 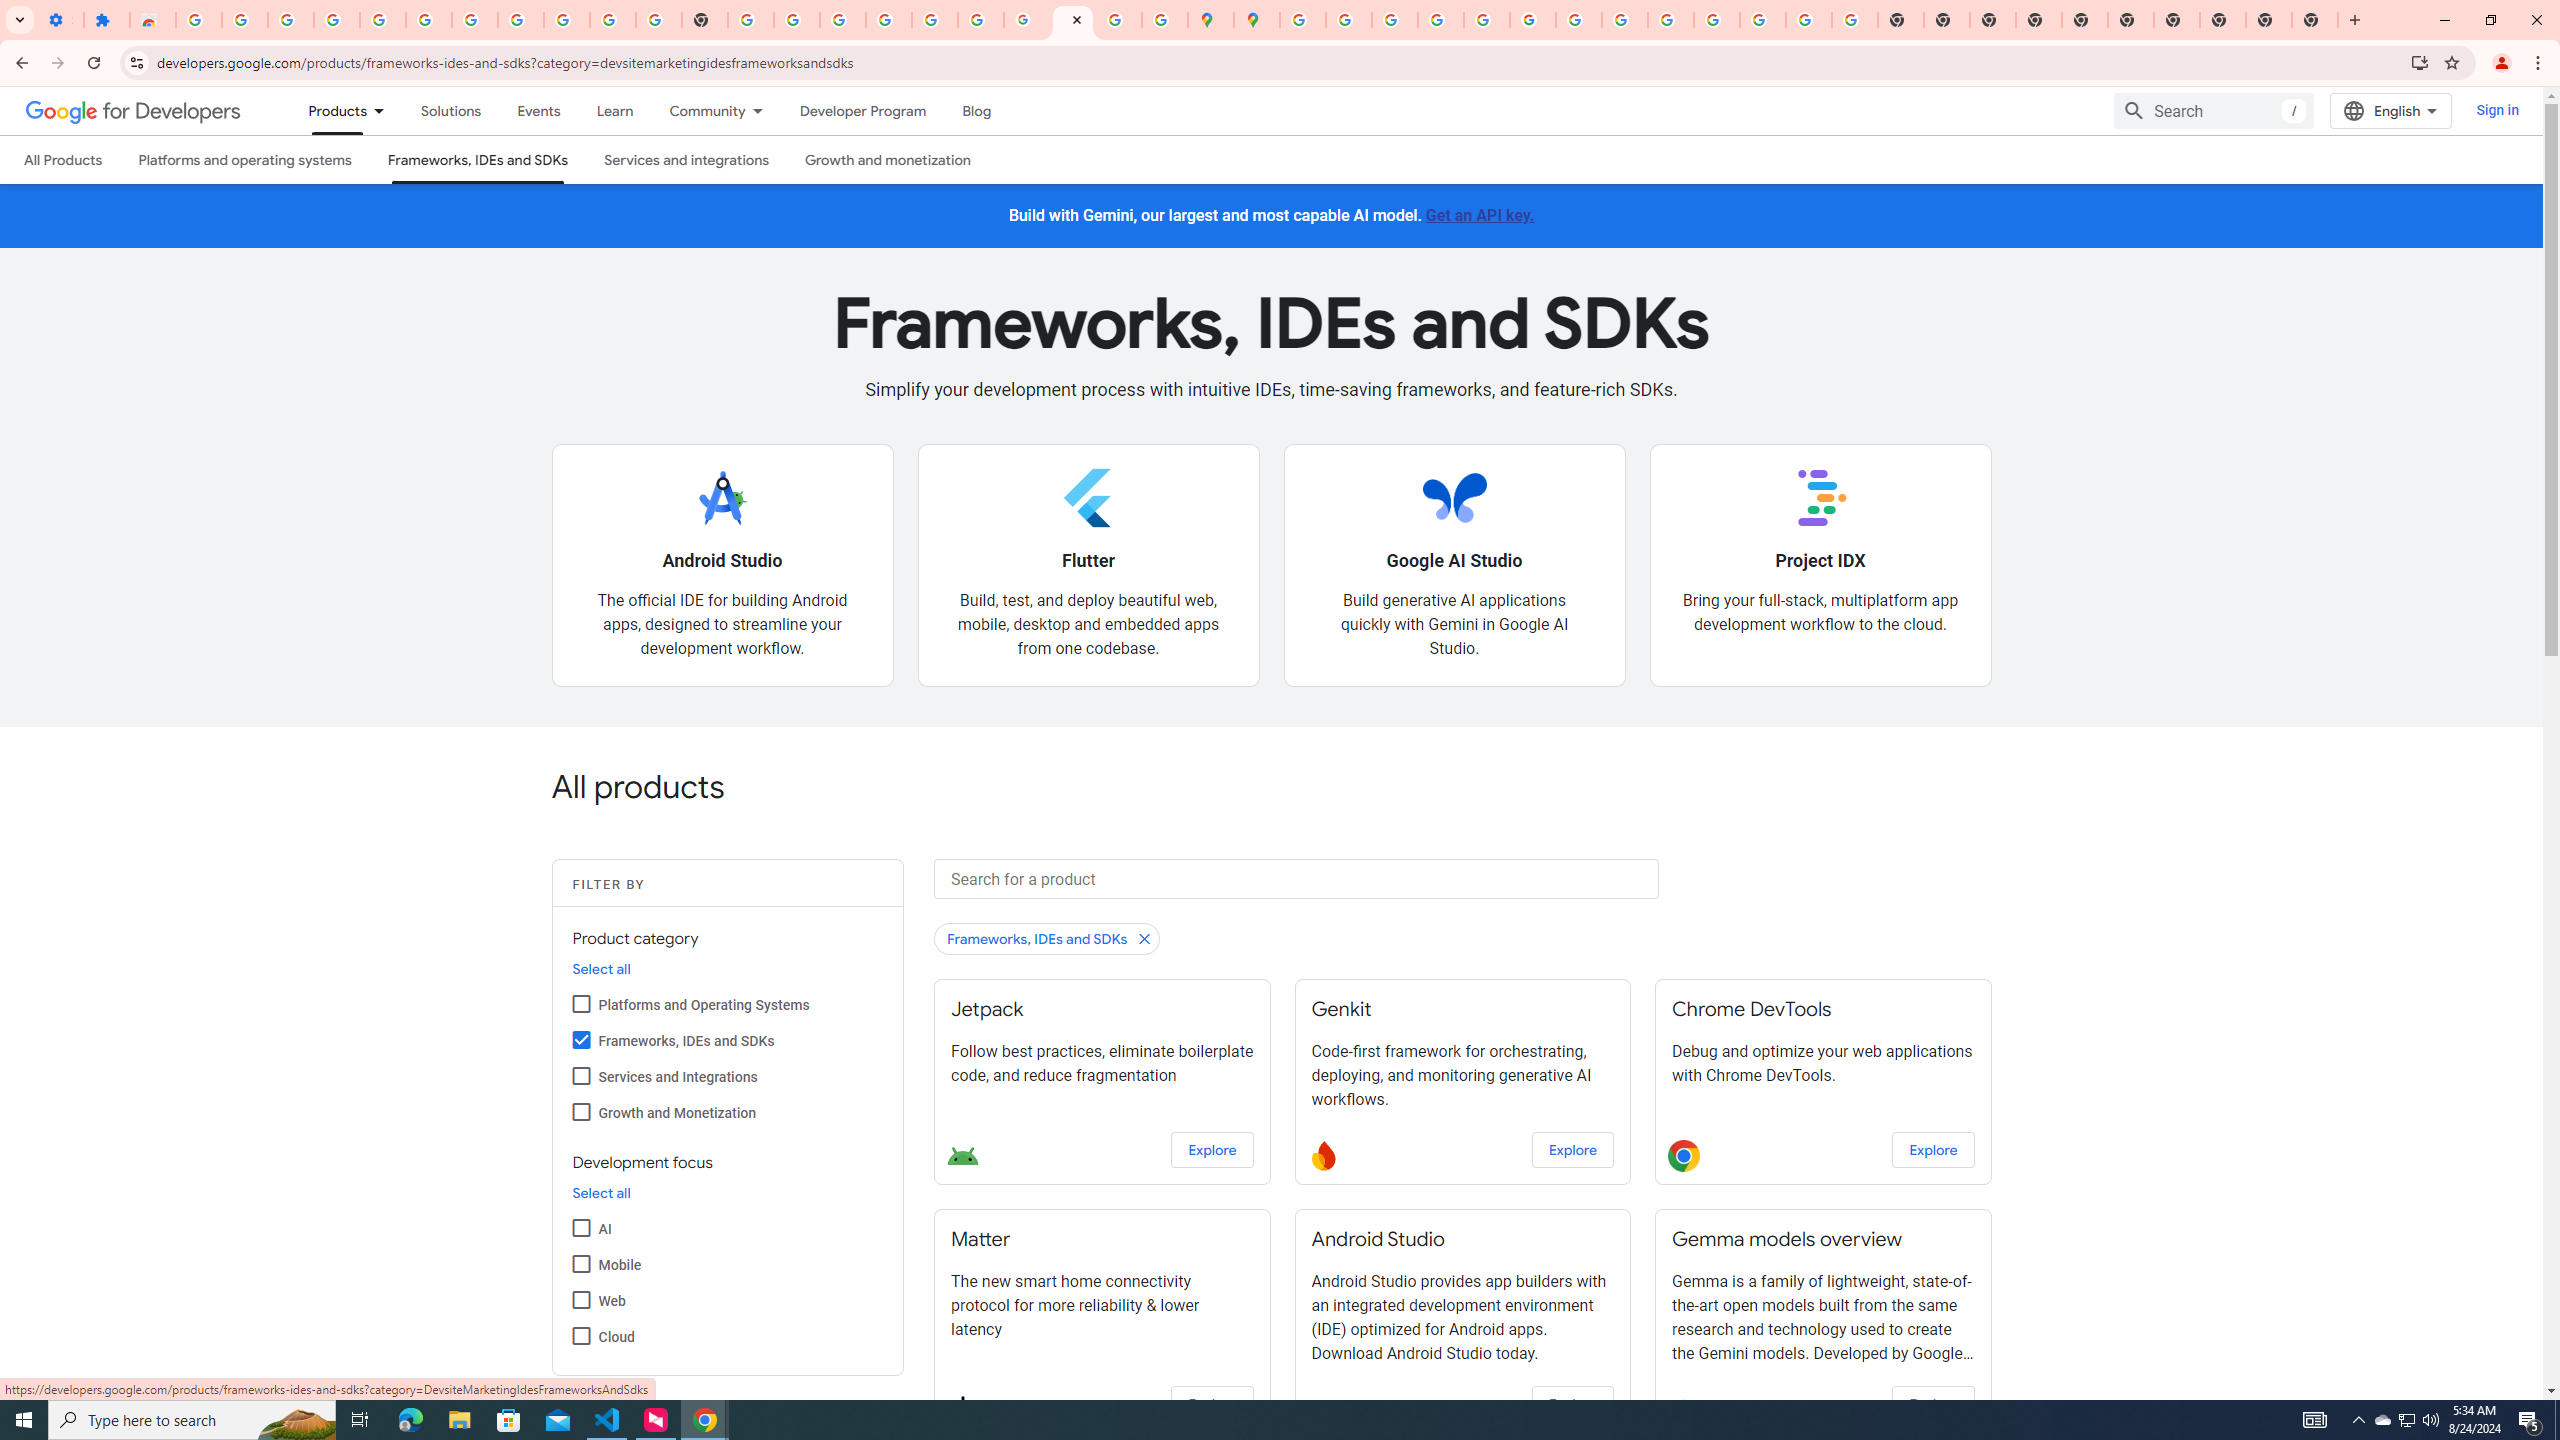 What do you see at coordinates (60, 19) in the screenshot?
I see `'Settings - On startup'` at bounding box center [60, 19].